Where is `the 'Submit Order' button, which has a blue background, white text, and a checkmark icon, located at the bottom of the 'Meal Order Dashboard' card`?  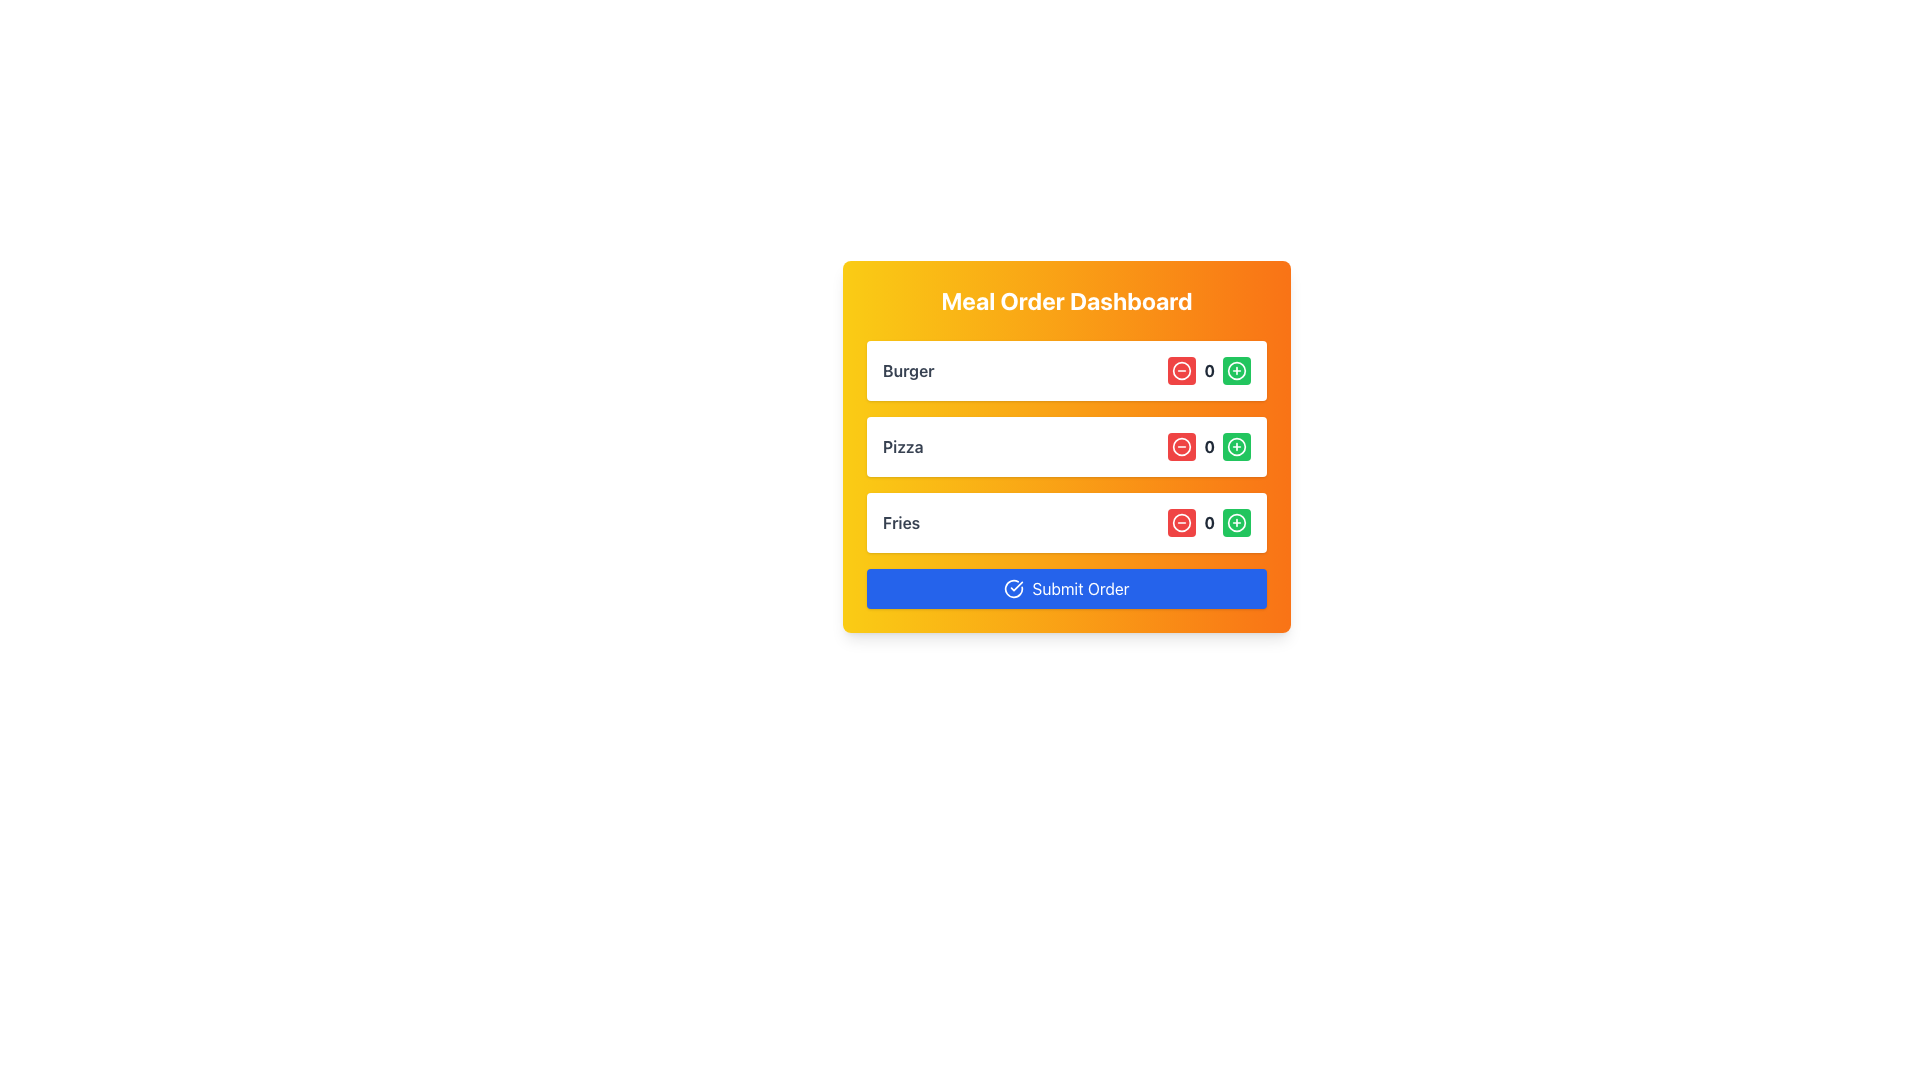
the 'Submit Order' button, which has a blue background, white text, and a checkmark icon, located at the bottom of the 'Meal Order Dashboard' card is located at coordinates (1065, 588).